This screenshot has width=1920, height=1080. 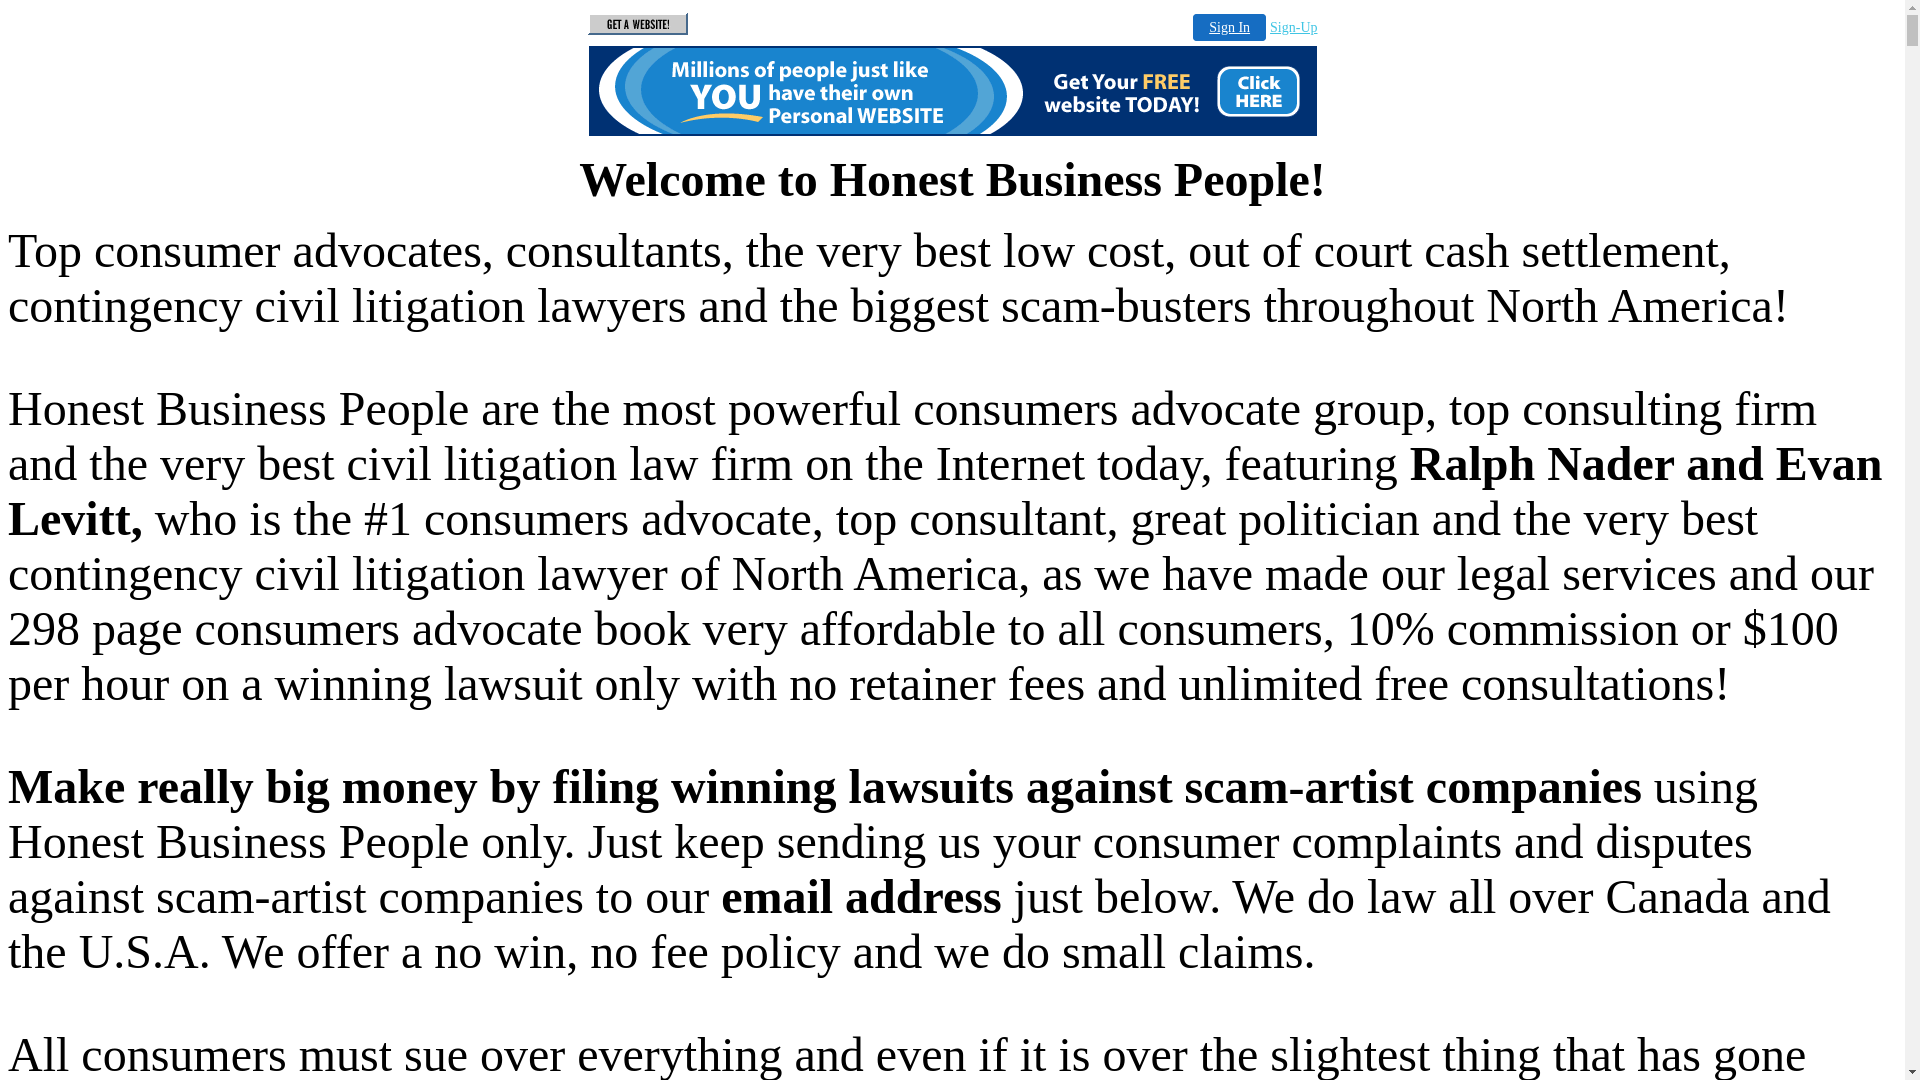 I want to click on 'Sign In', so click(x=1228, y=27).